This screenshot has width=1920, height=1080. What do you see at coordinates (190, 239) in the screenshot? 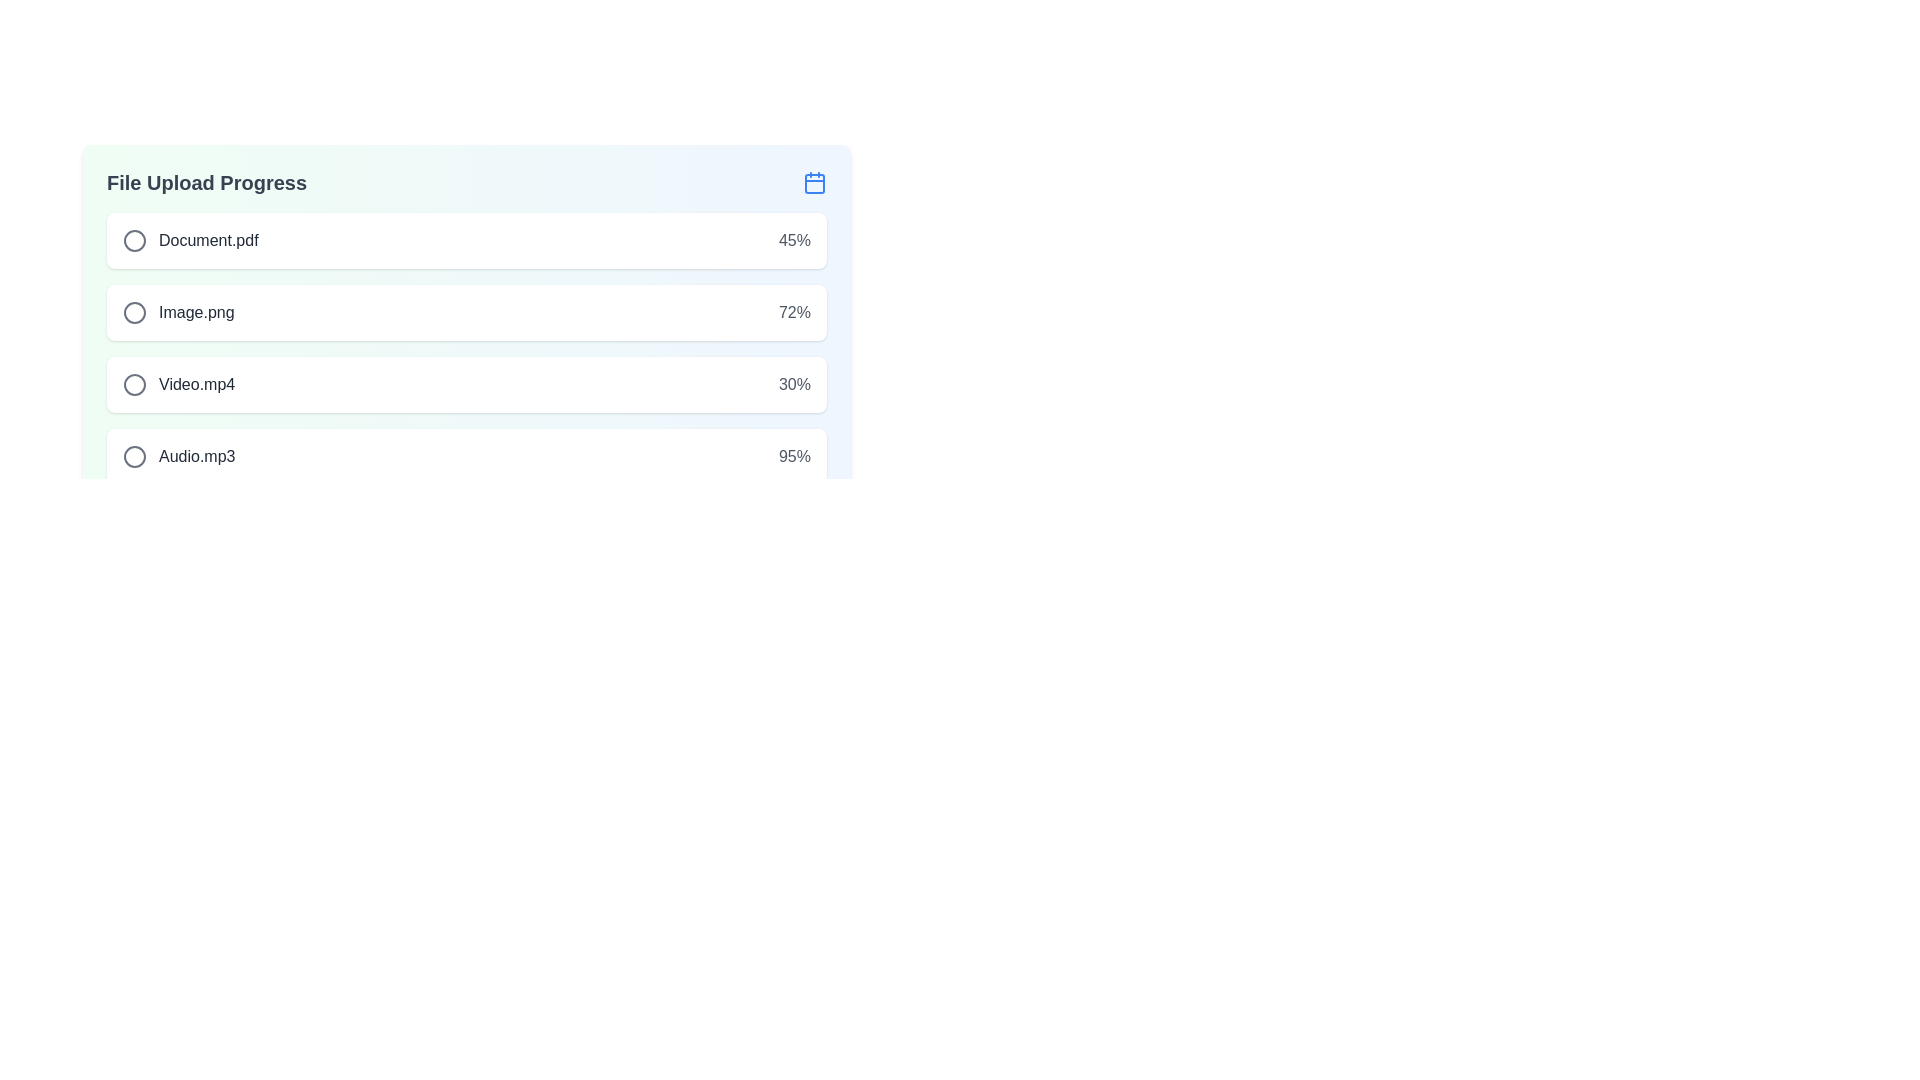
I see `the 'Document.pdf' text label in the first position of the file upload progress tracker to interact with potential actions` at bounding box center [190, 239].